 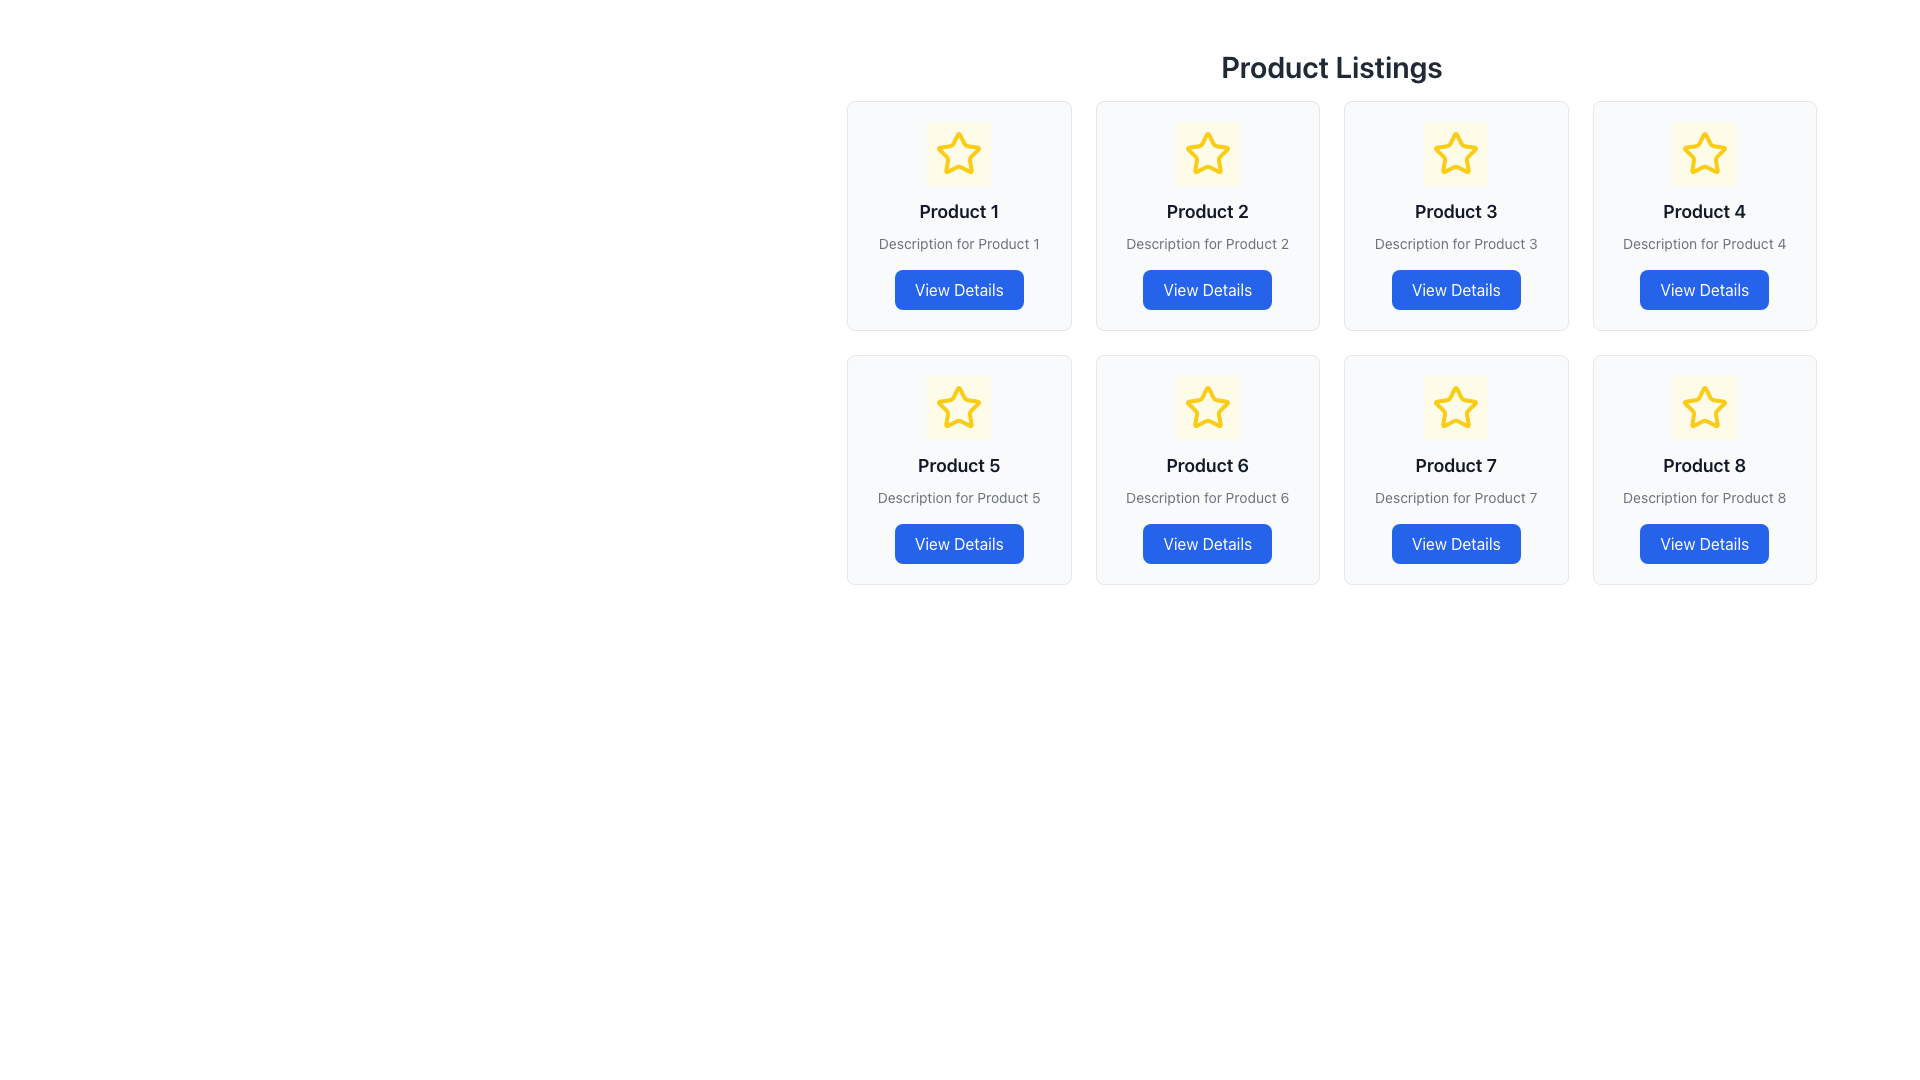 I want to click on the bold text label reading 'Product 8' located in the bottom-right card of a 3x3 grid layout, so click(x=1703, y=466).